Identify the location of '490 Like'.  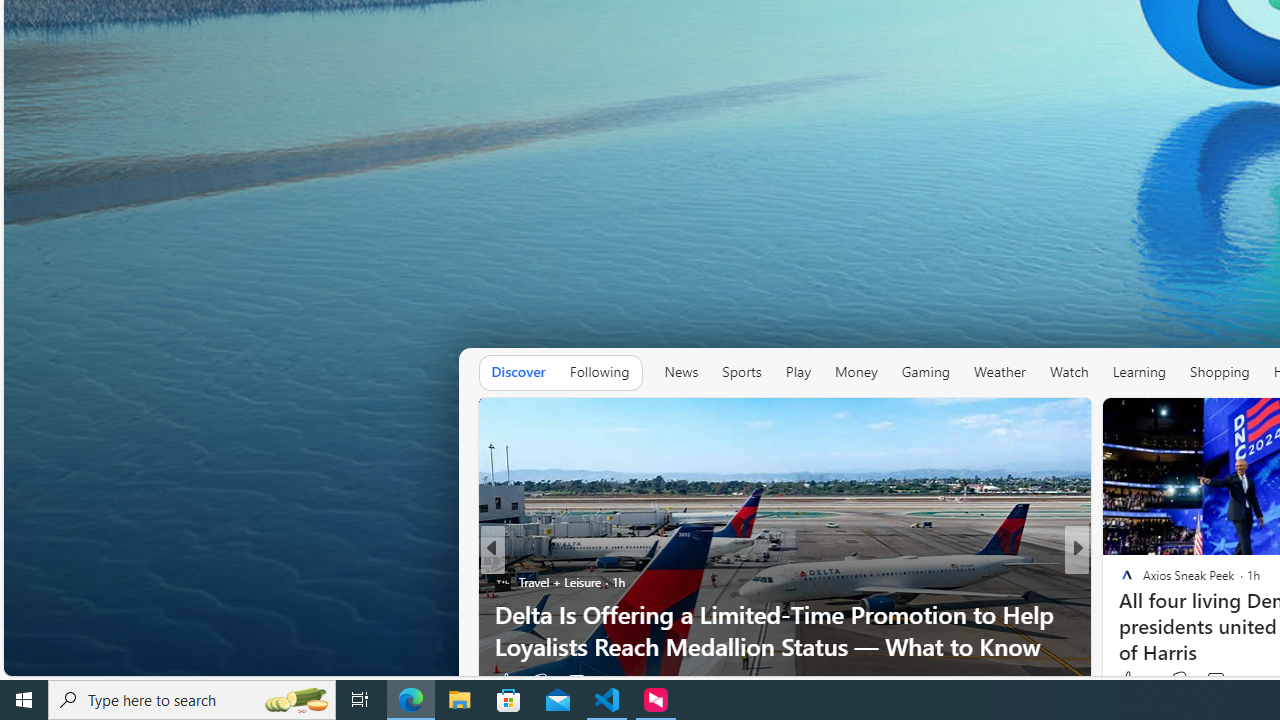
(1132, 680).